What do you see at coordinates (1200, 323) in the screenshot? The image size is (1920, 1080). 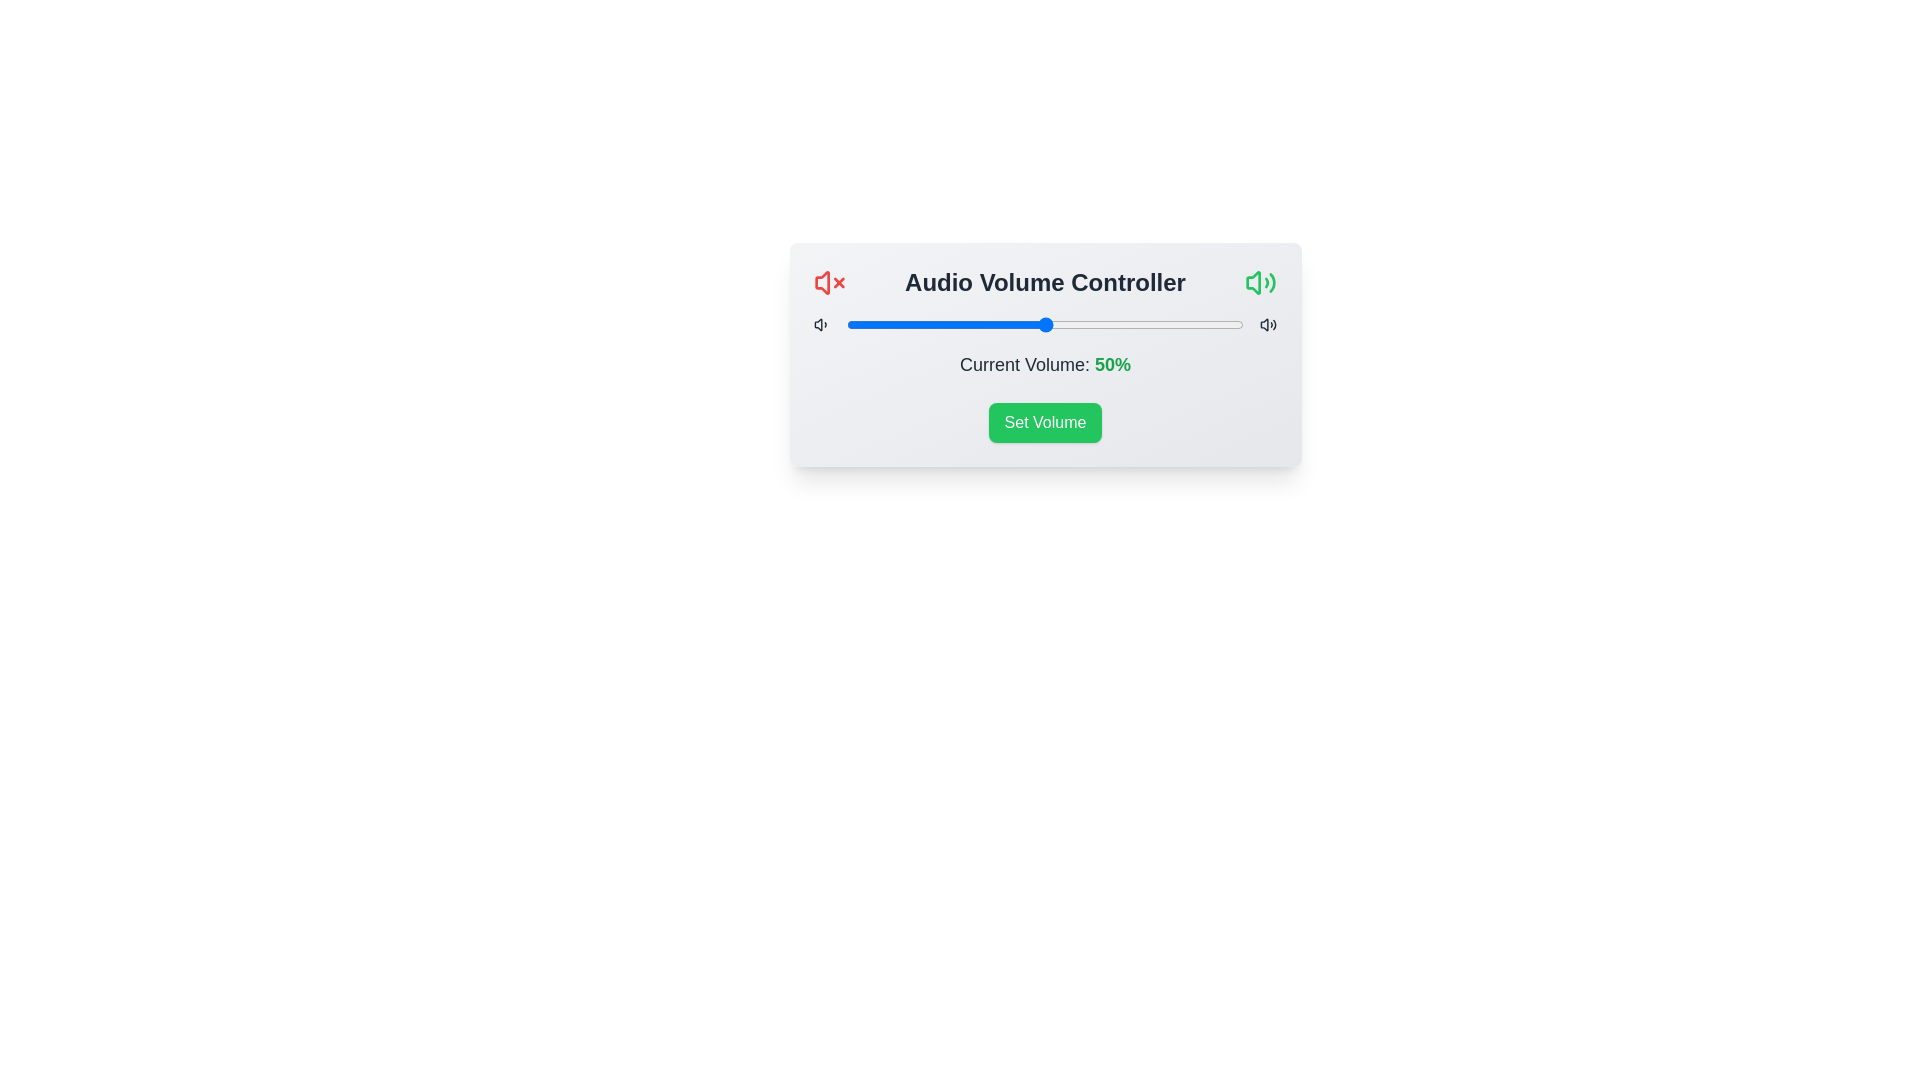 I see `the volume slider to 89%` at bounding box center [1200, 323].